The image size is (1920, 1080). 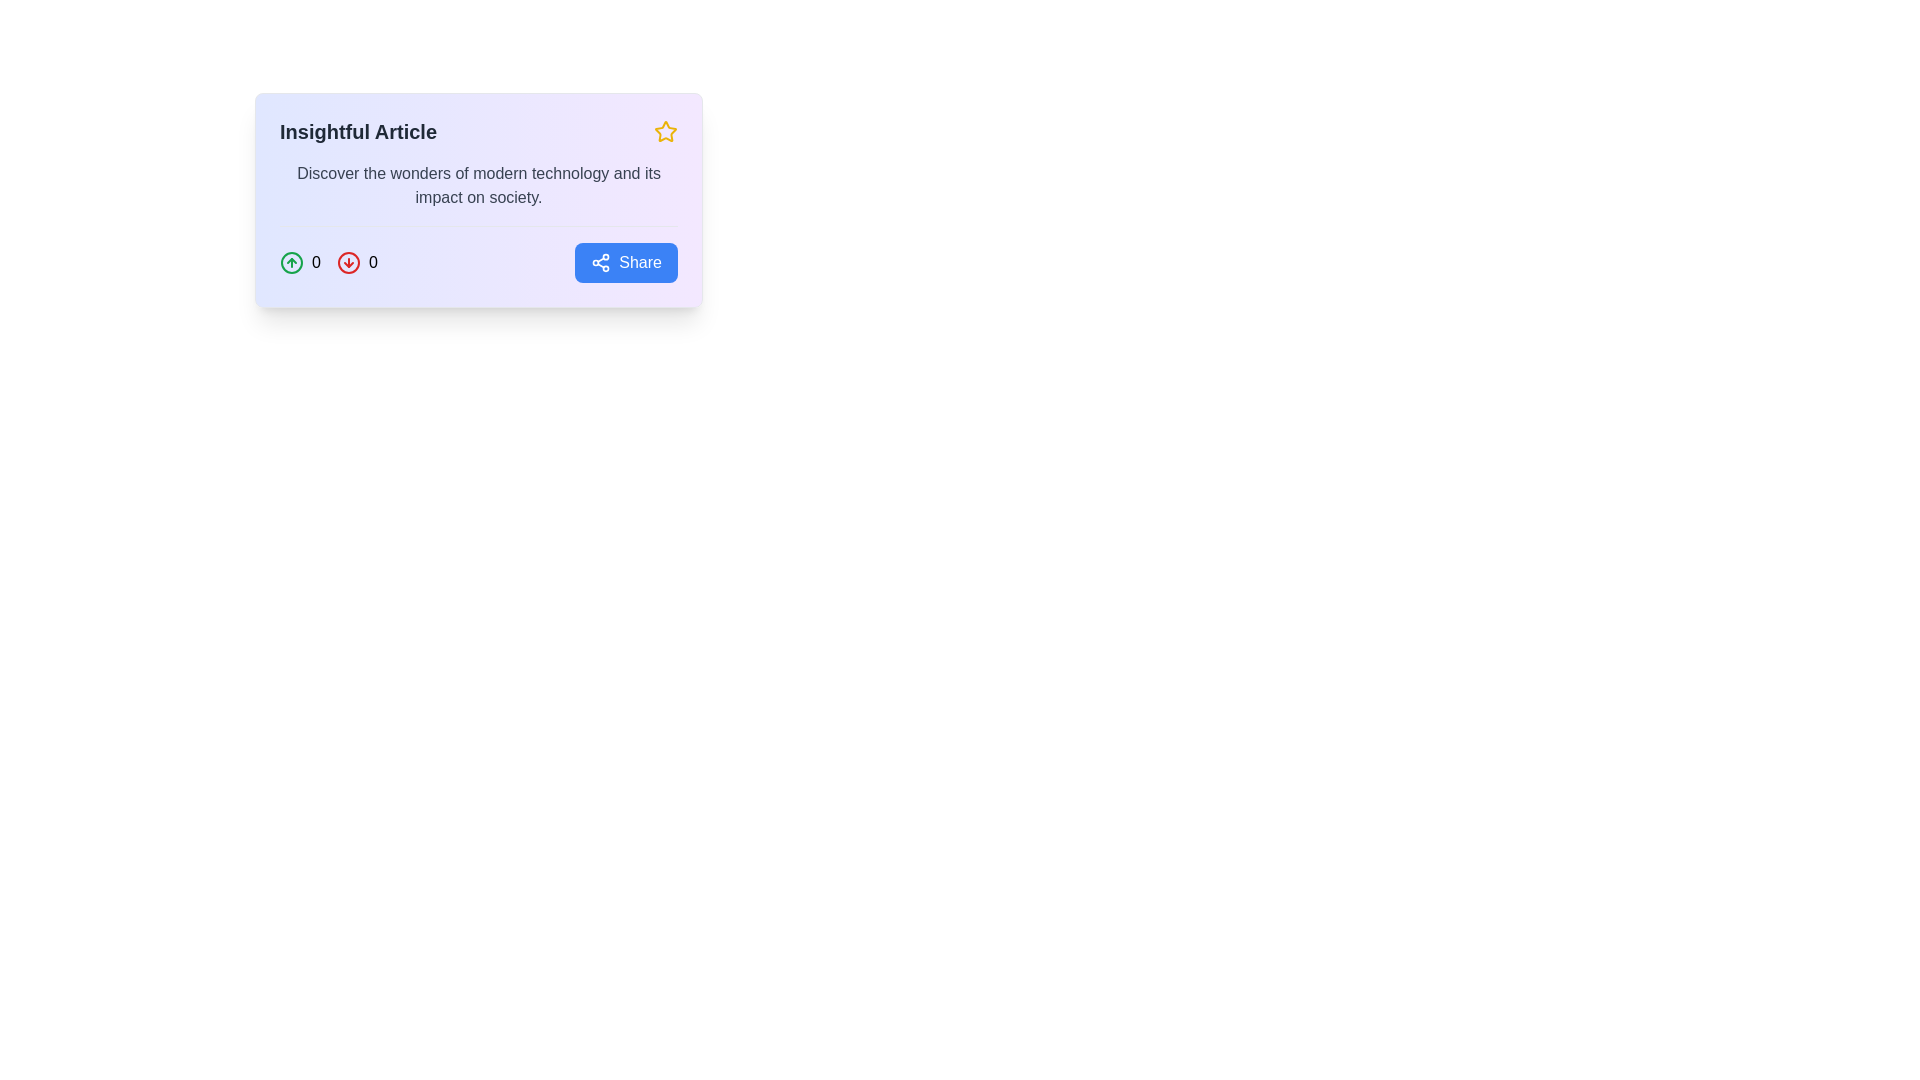 I want to click on the share icon, which is a rounded icon resembling a share symbol located within the blue 'Share' button at the bottom-right corner of its section, to initiate the sharing process, so click(x=600, y=261).